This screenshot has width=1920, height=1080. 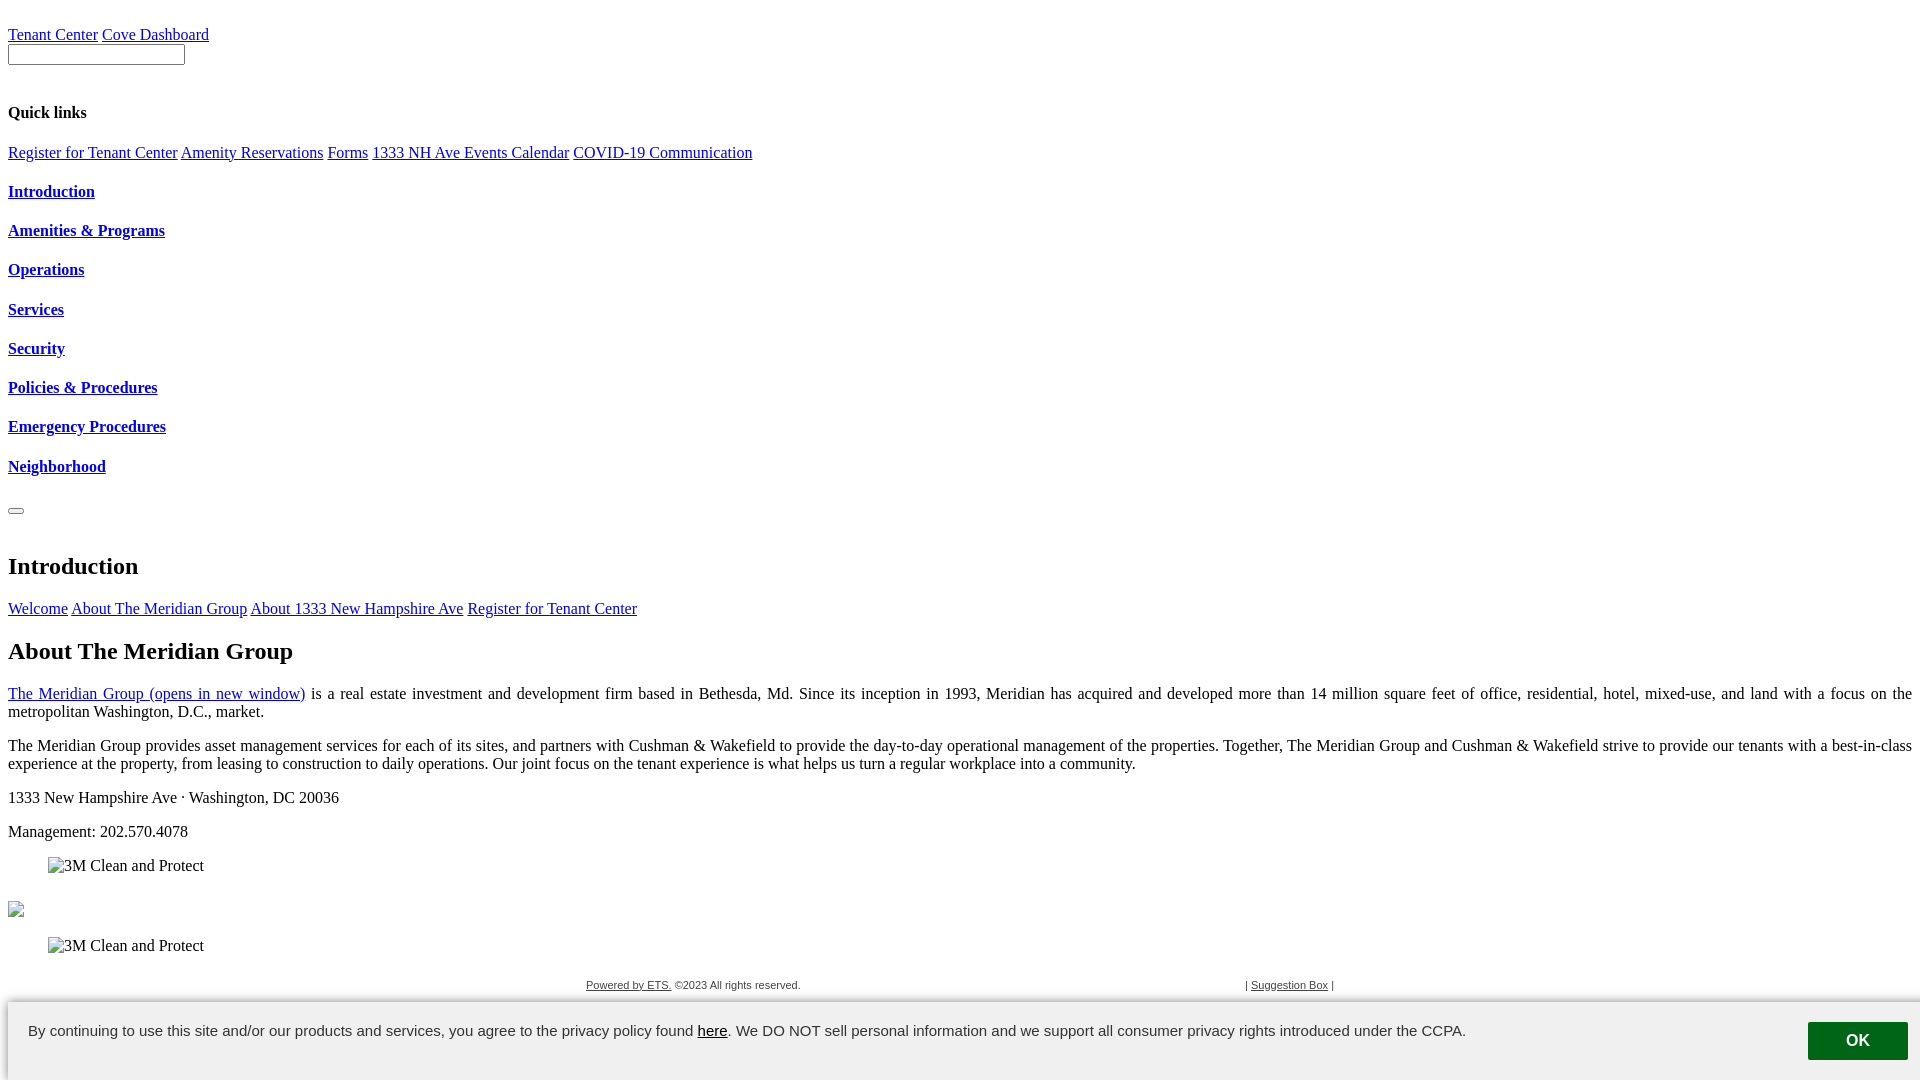 I want to click on 'Suggestion Box', so click(x=1250, y=983).